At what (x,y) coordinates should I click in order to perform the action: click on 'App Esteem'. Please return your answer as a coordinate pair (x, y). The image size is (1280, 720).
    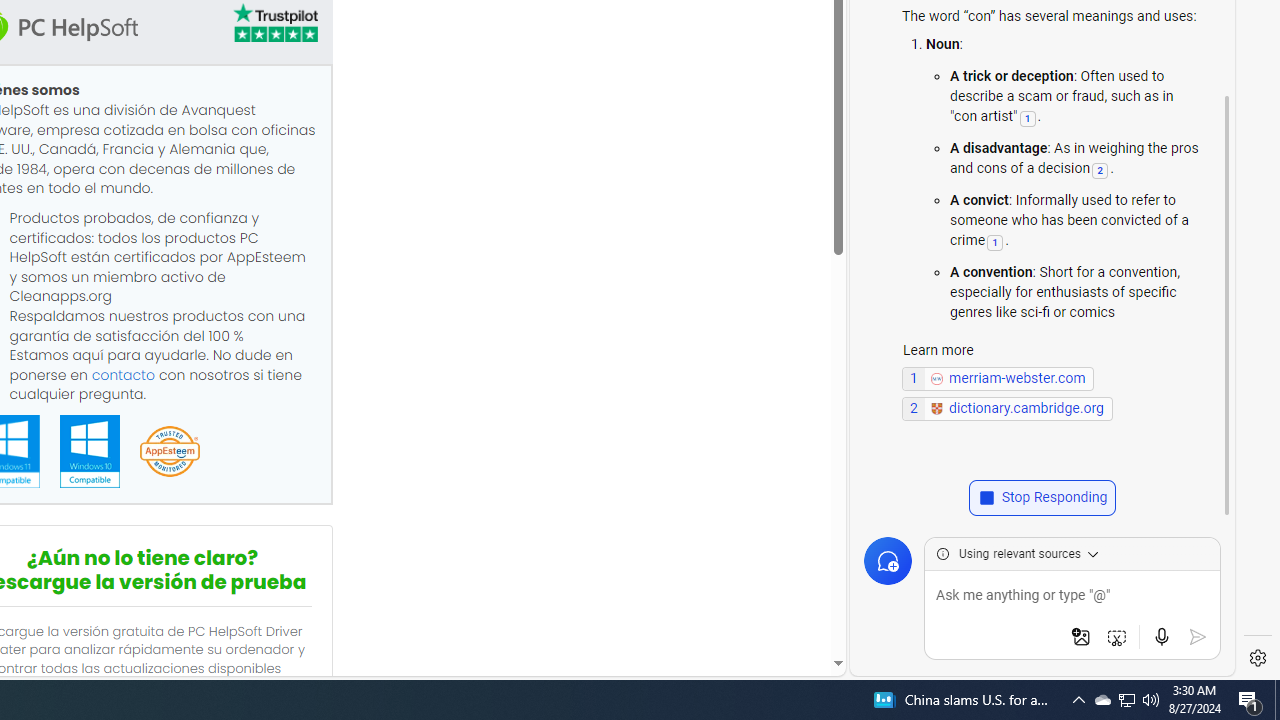
    Looking at the image, I should click on (169, 452).